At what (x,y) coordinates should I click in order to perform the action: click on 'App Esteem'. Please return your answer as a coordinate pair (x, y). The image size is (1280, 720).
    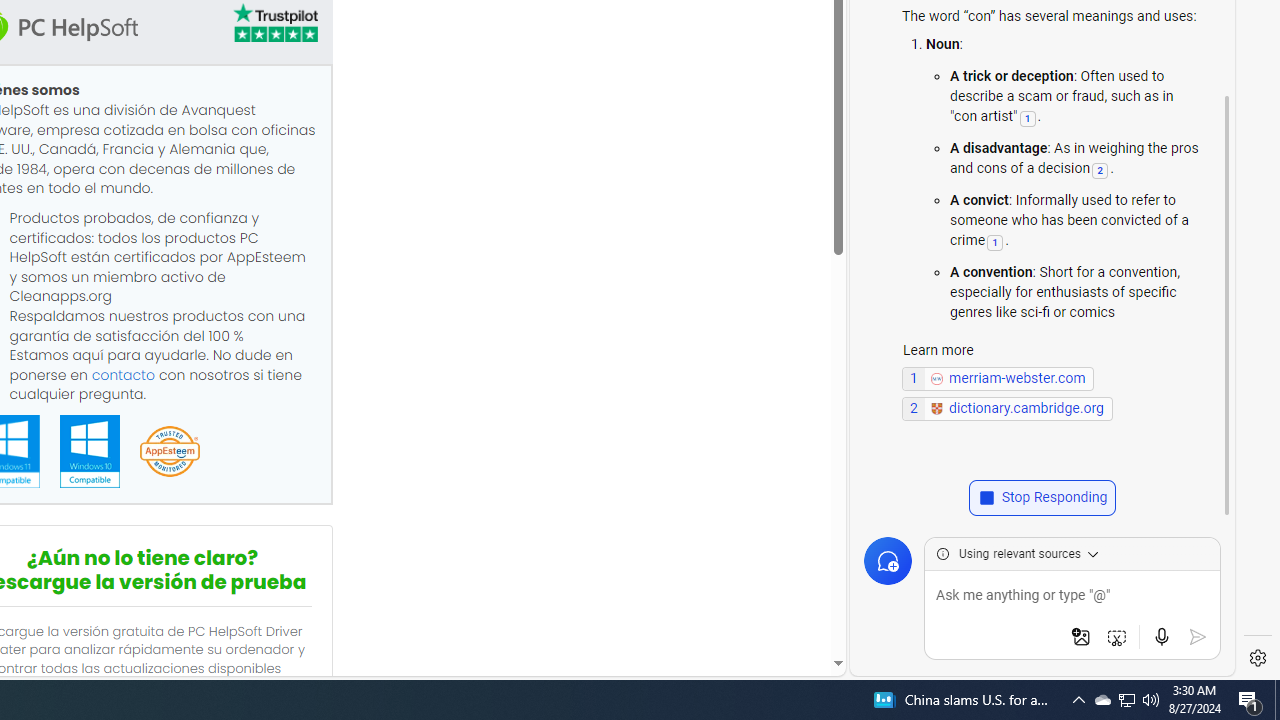
    Looking at the image, I should click on (169, 452).